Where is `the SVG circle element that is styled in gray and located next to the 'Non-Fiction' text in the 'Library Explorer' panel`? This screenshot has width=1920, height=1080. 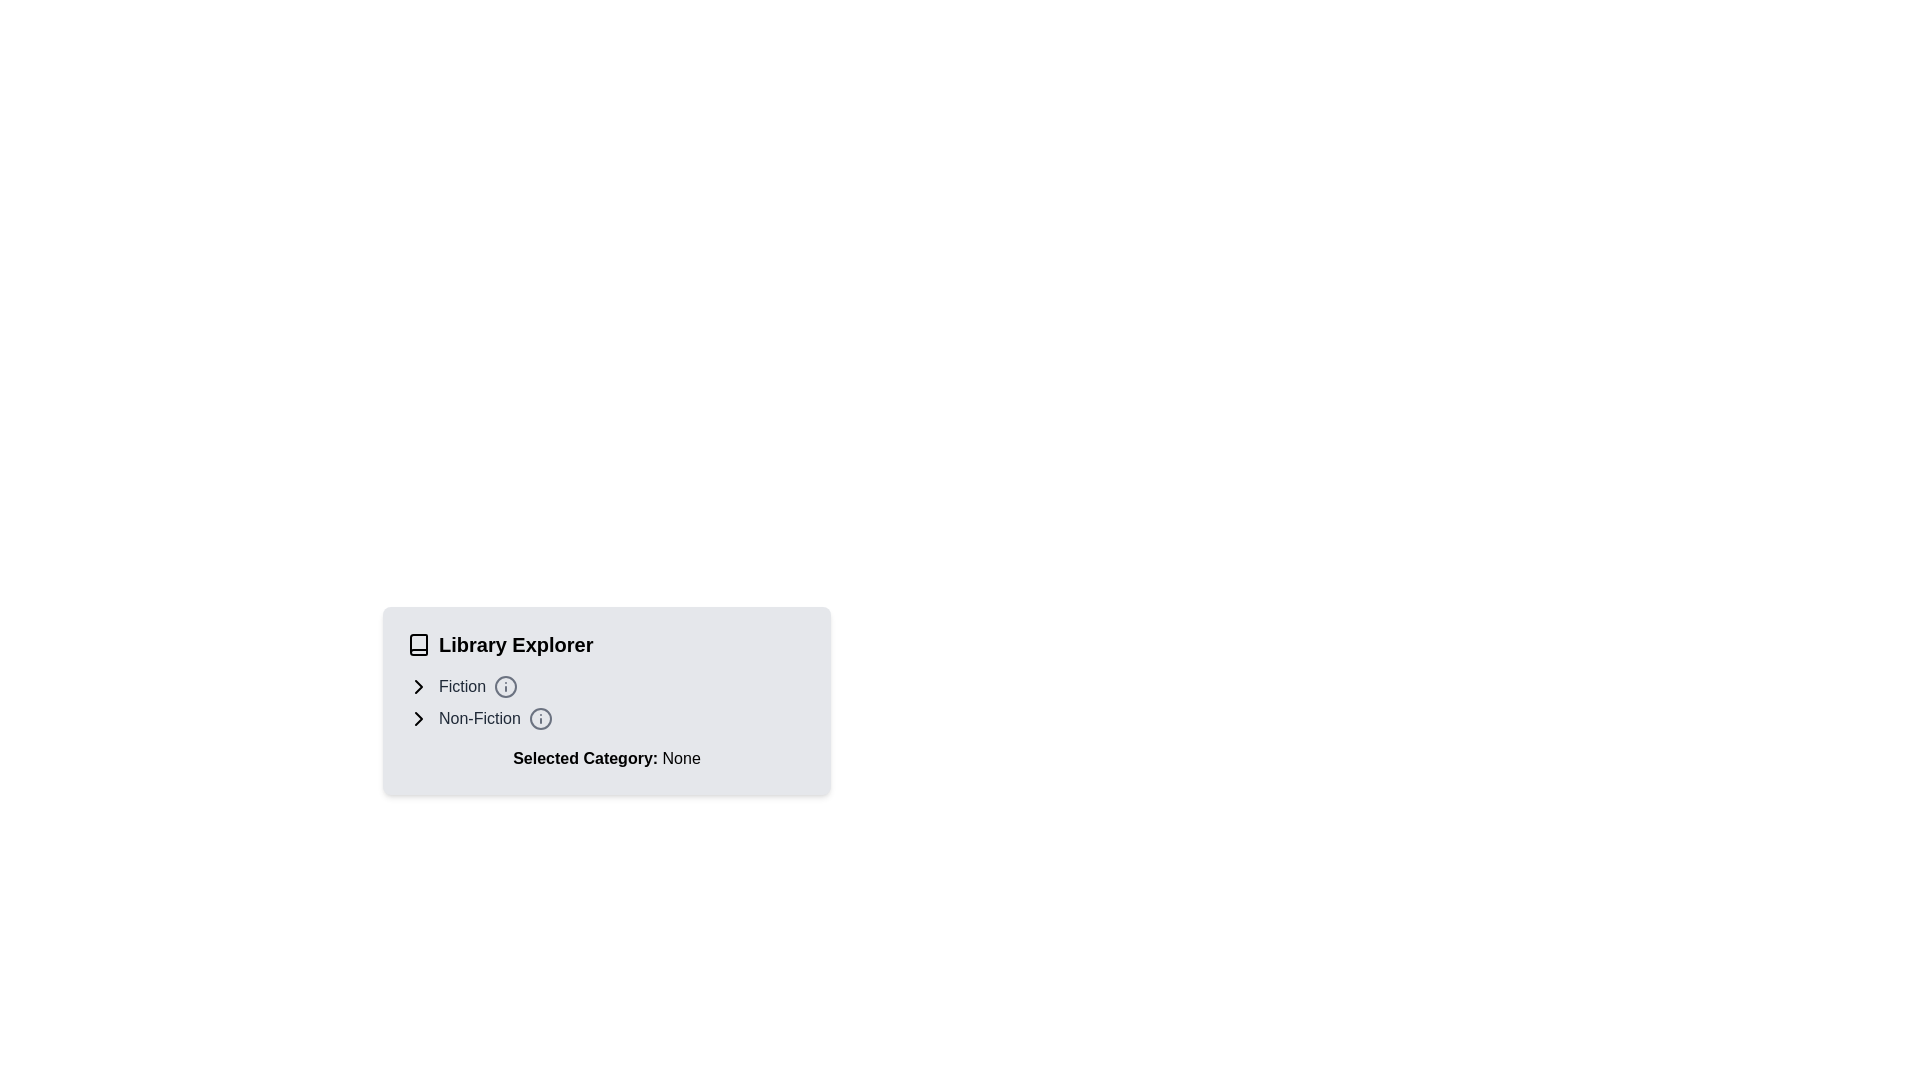
the SVG circle element that is styled in gray and located next to the 'Non-Fiction' text in the 'Library Explorer' panel is located at coordinates (540, 717).